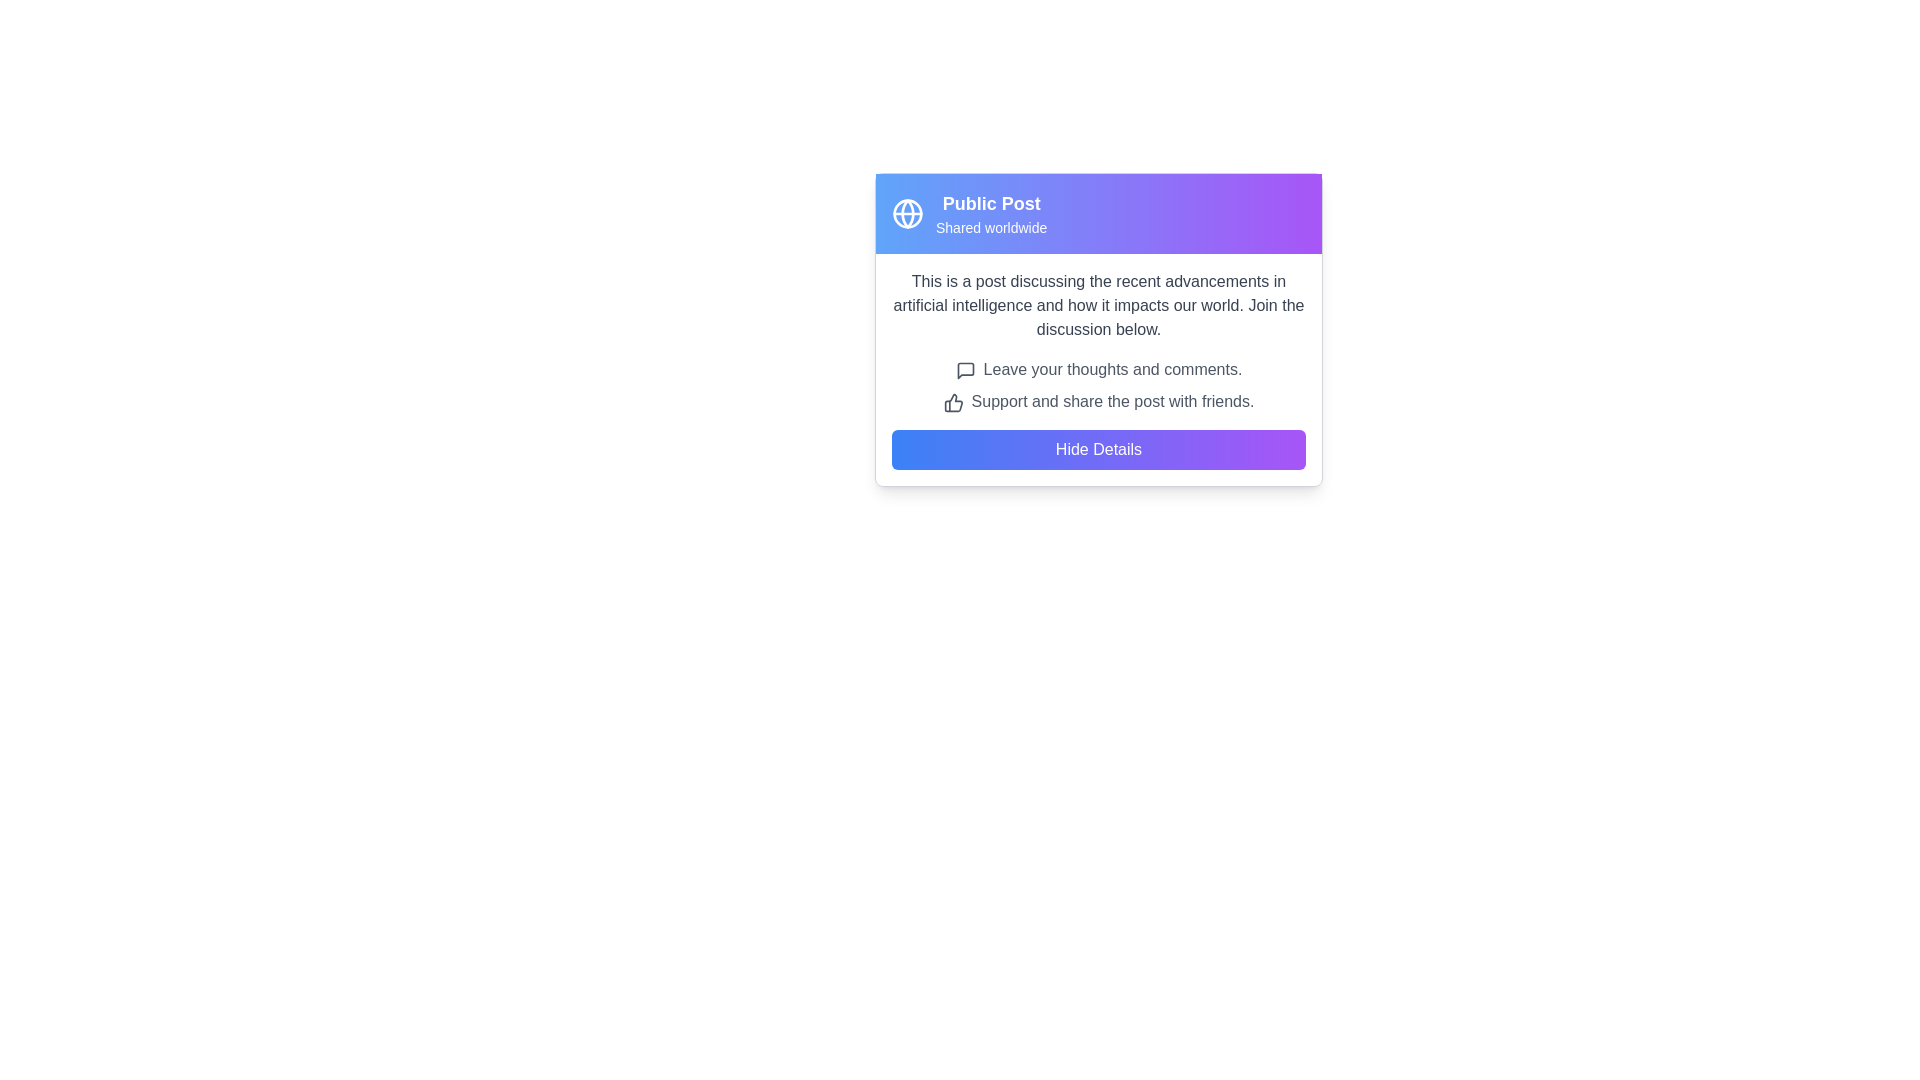  What do you see at coordinates (1098, 370) in the screenshot?
I see `the text block that encourages user interaction with the post, located below the 'Public Post' header and above the 'Hide Details' button` at bounding box center [1098, 370].